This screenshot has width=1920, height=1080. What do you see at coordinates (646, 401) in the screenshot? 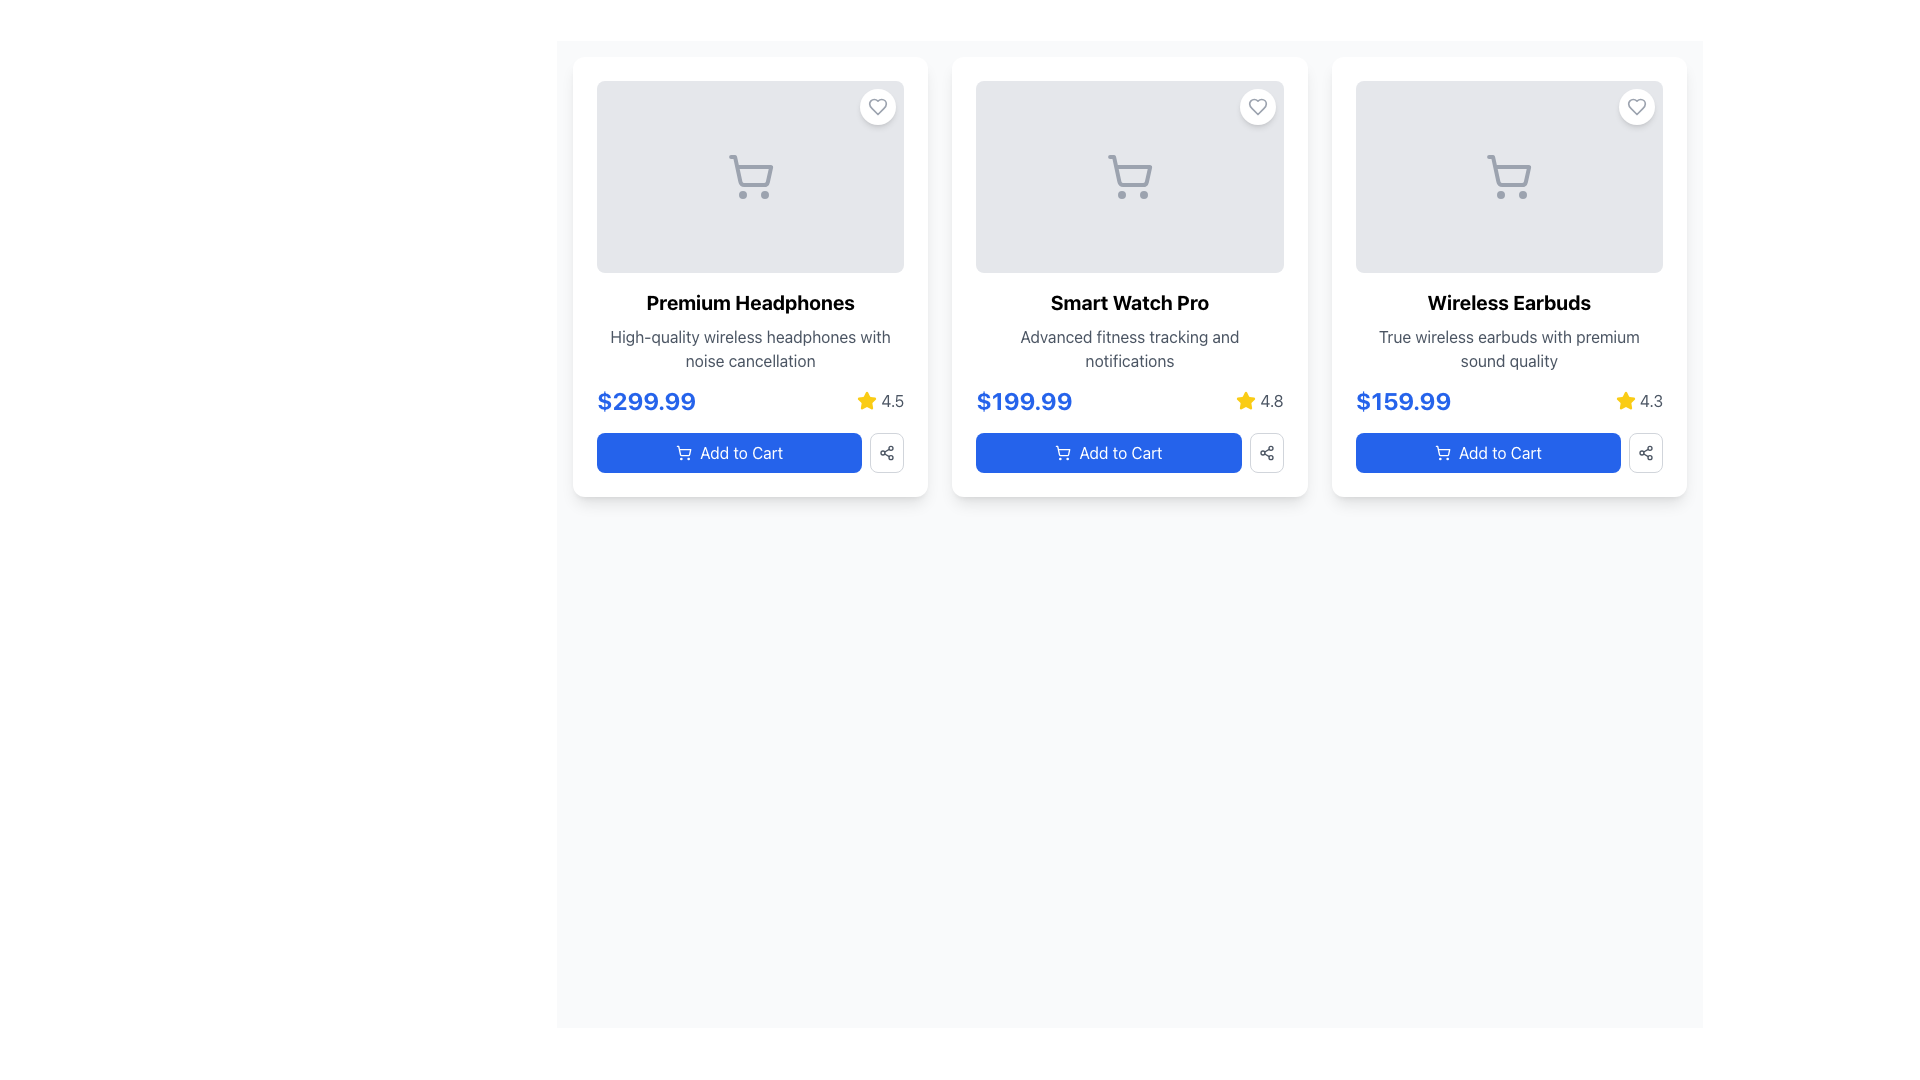
I see `the price text label located within the first product card, which is positioned below the product's title and description, and above the 'Add to Cart' button` at bounding box center [646, 401].